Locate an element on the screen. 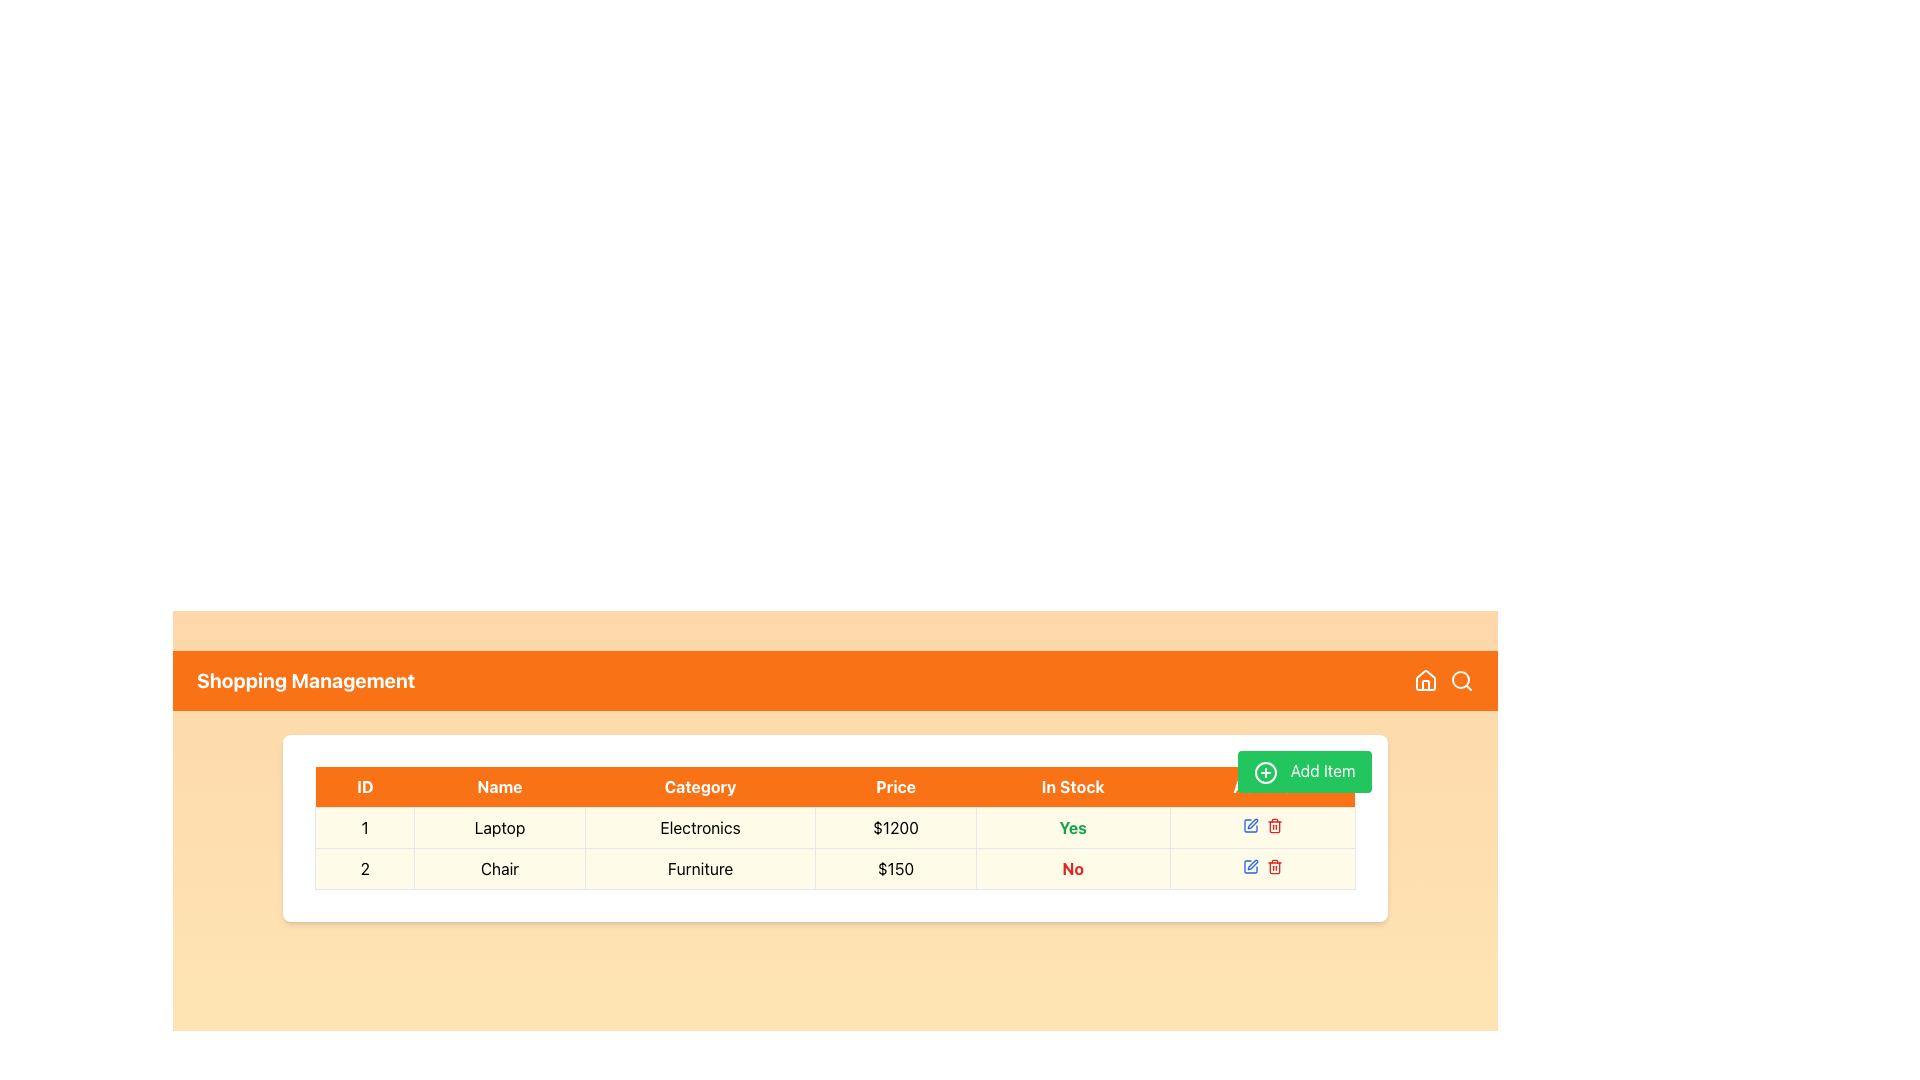 The width and height of the screenshot is (1920, 1080). the small red trash can icon button used to indicate a delete function for the 'Chair' entry in the table is located at coordinates (1273, 866).